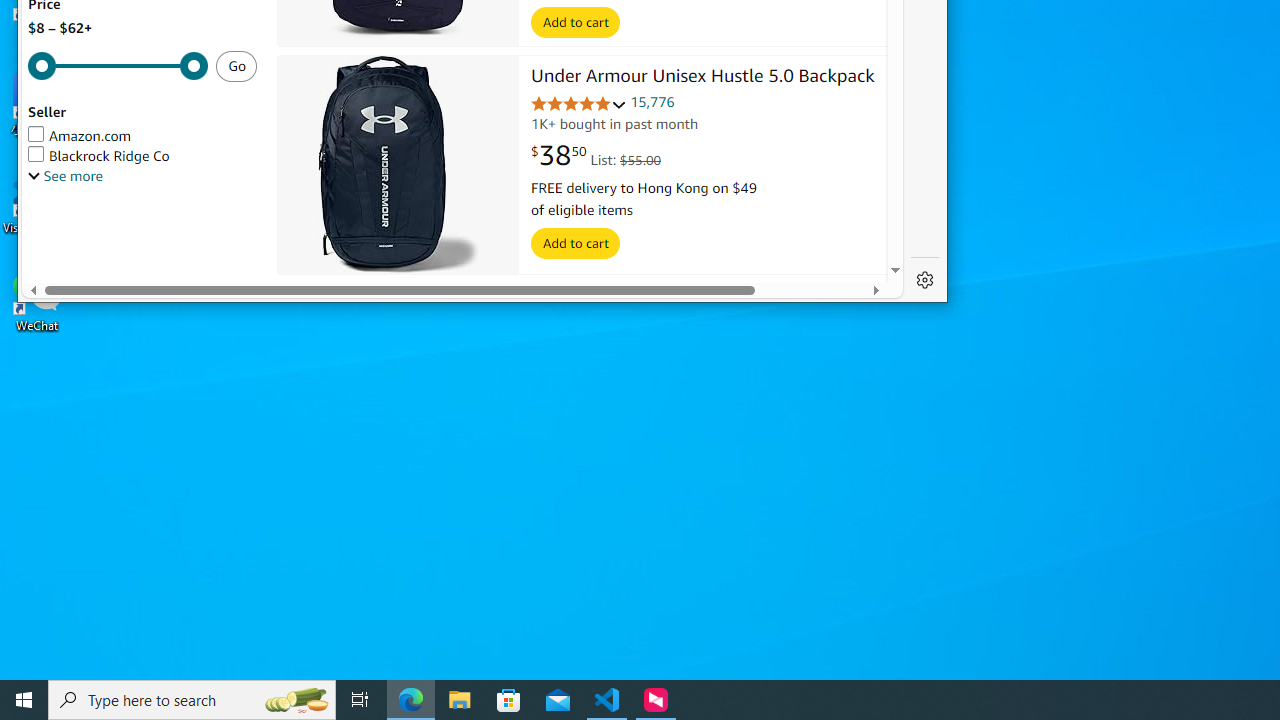 The height and width of the screenshot is (720, 1280). What do you see at coordinates (192, 698) in the screenshot?
I see `'Type here to search'` at bounding box center [192, 698].